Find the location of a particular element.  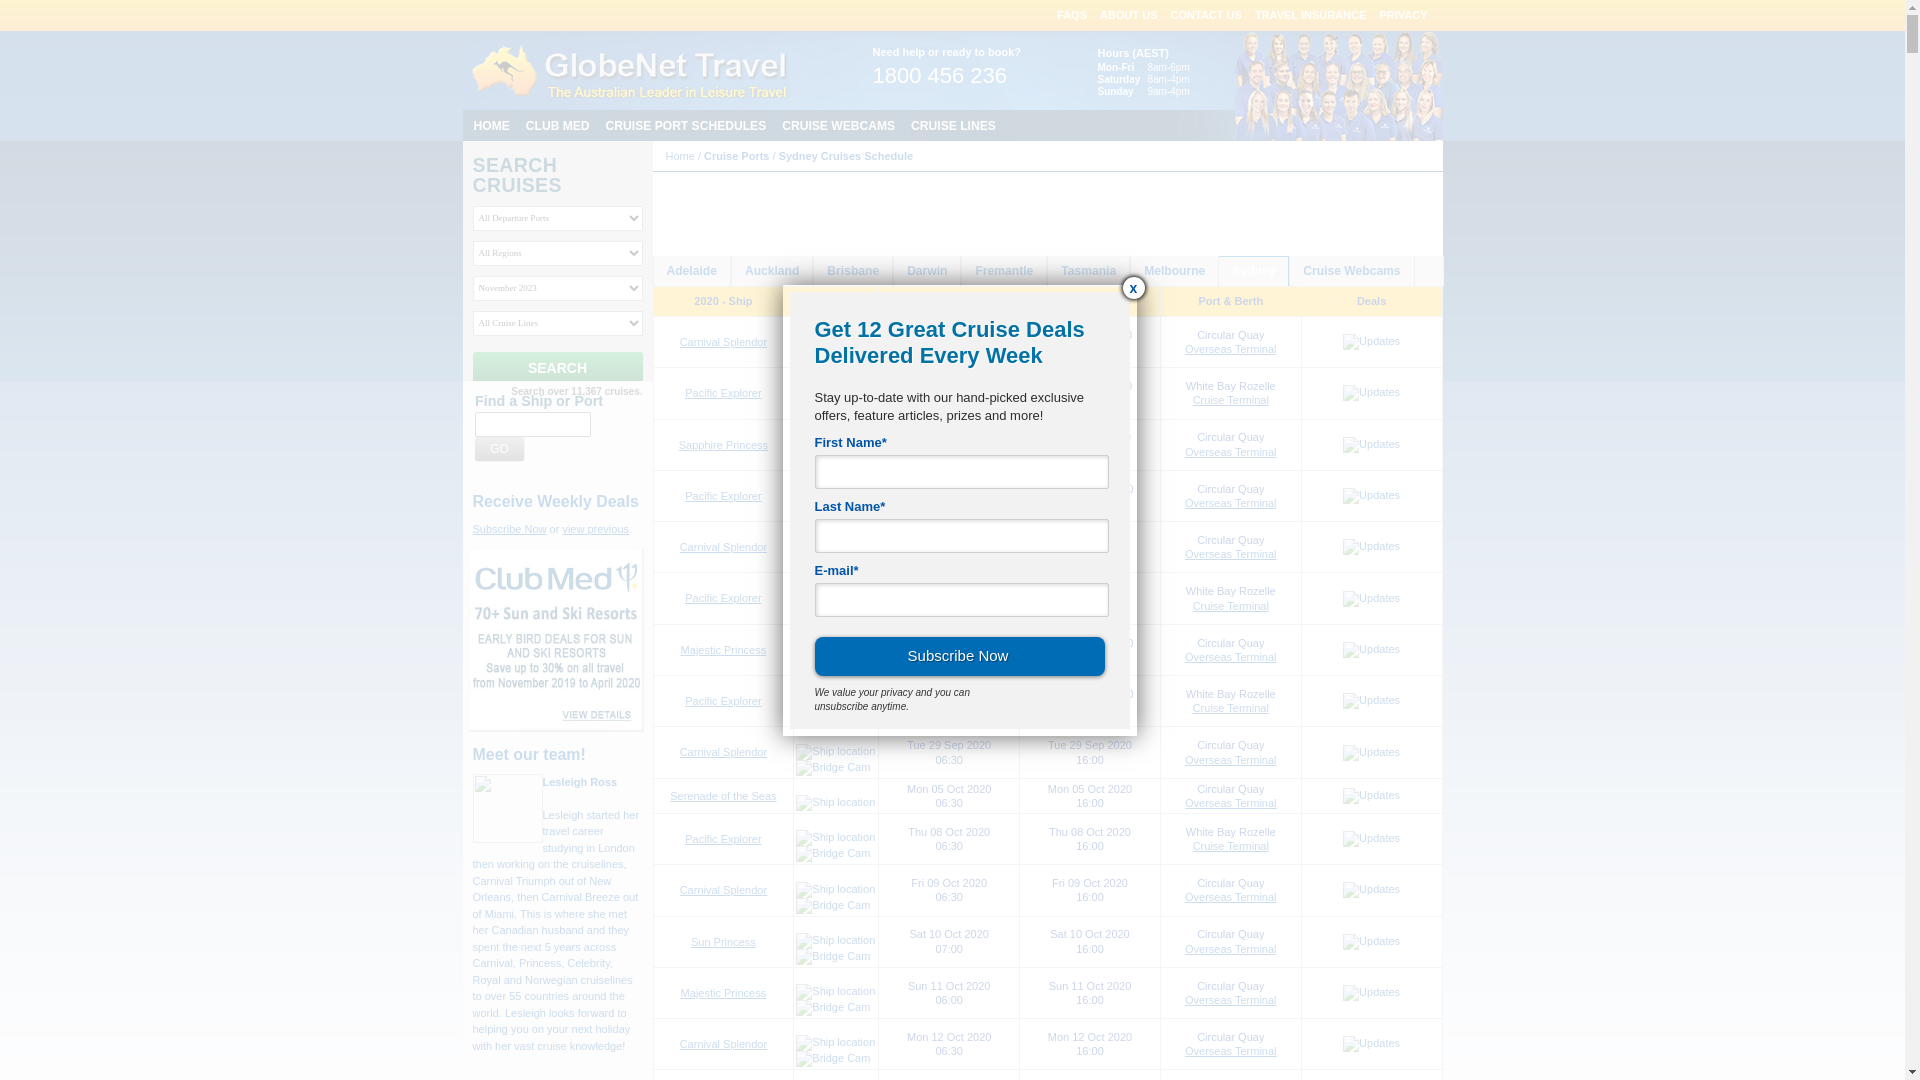

'Overseas Terminal' is located at coordinates (1229, 554).